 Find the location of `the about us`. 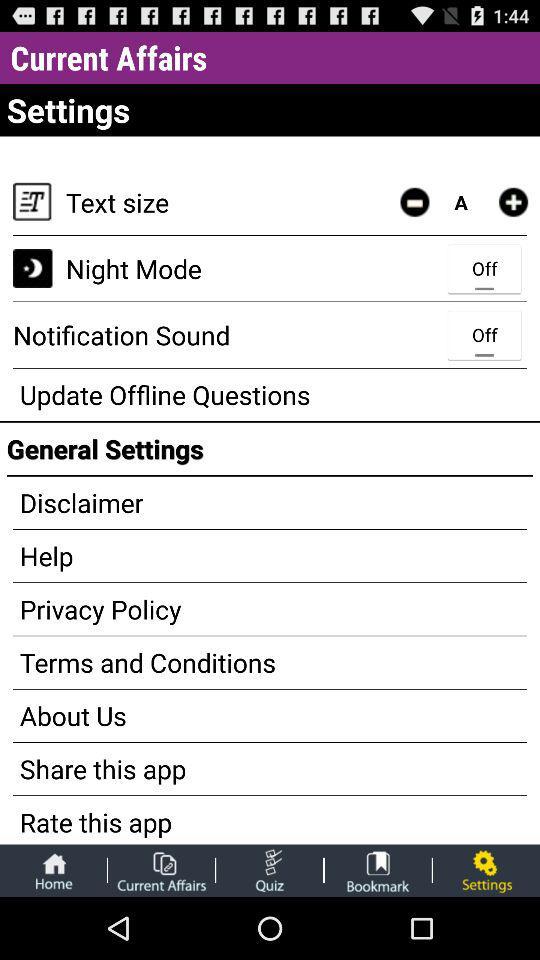

the about us is located at coordinates (270, 715).